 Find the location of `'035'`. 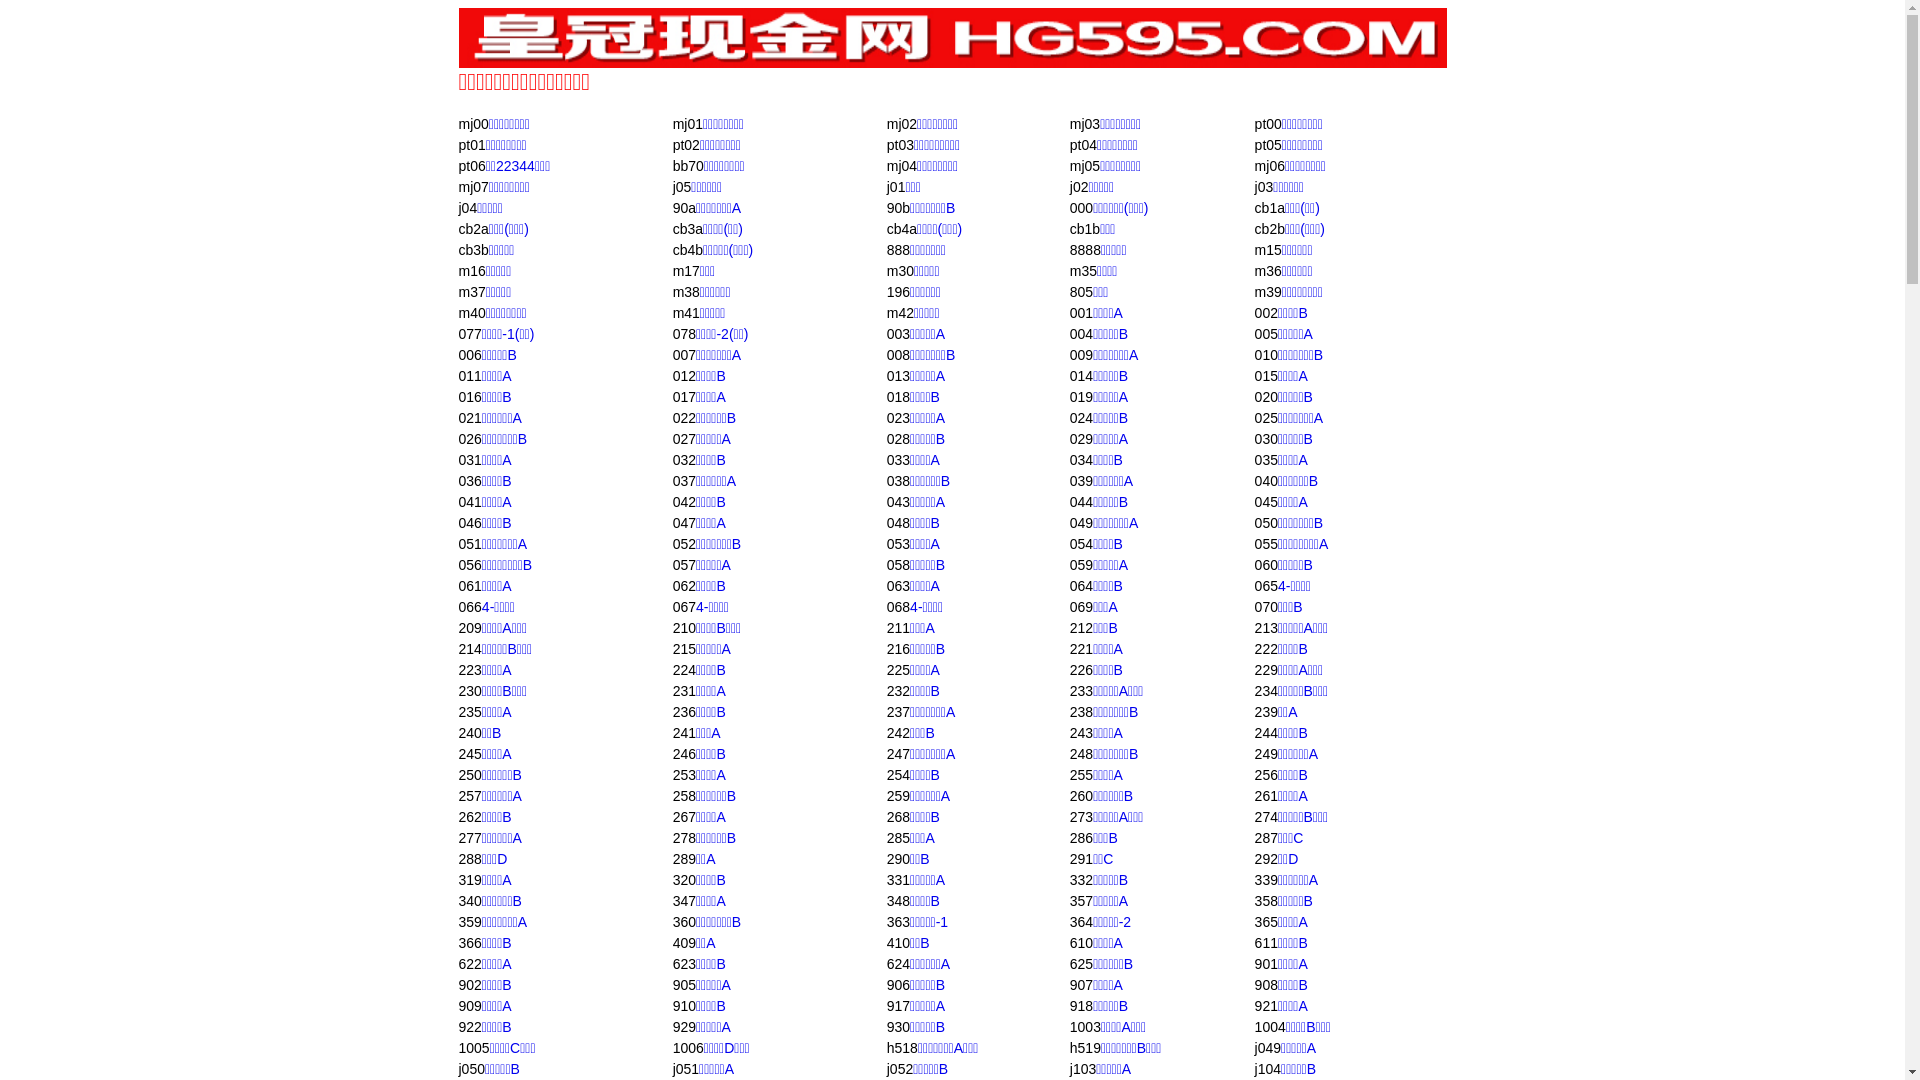

'035' is located at coordinates (1253, 459).